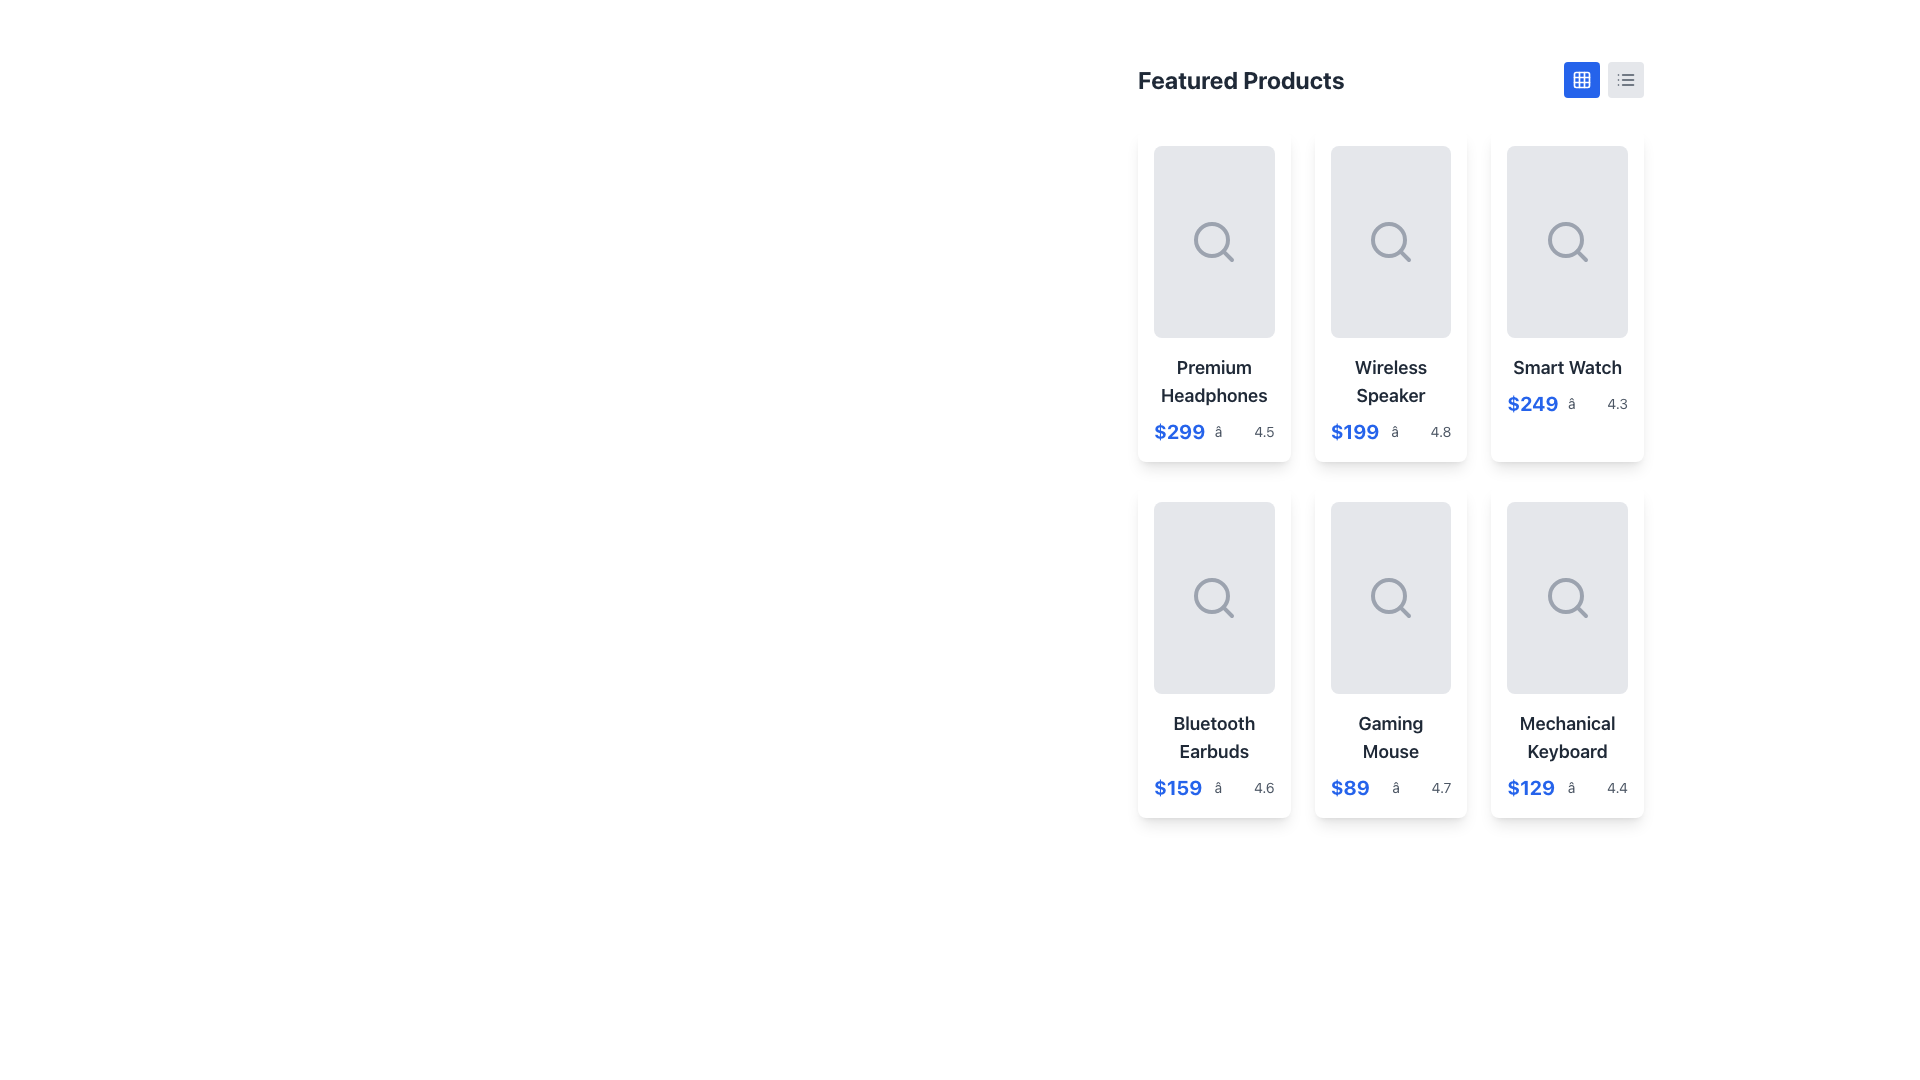 This screenshot has height=1080, width=1920. I want to click on the button located at the top-right corner of the main interface, which toggles the view to a list layout, so click(1626, 79).